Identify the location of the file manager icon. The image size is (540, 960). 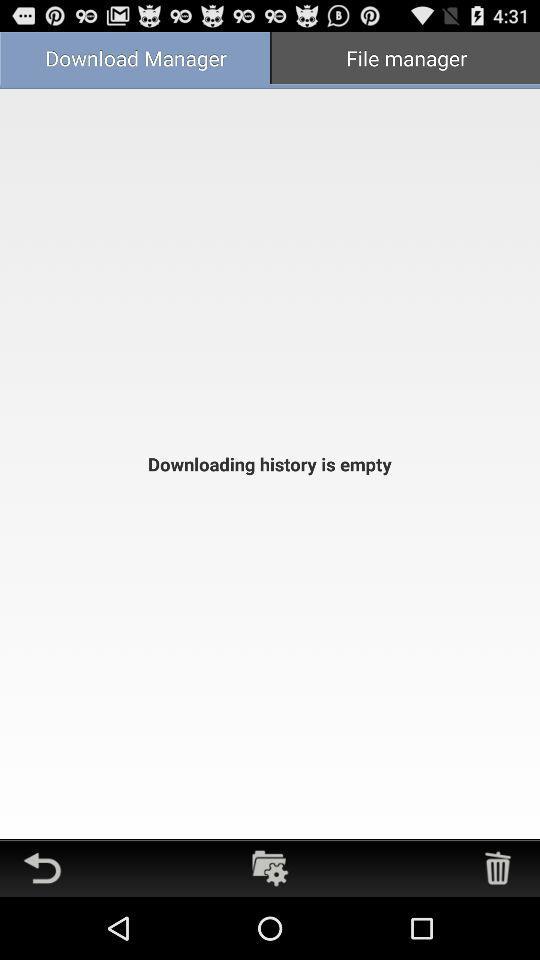
(405, 59).